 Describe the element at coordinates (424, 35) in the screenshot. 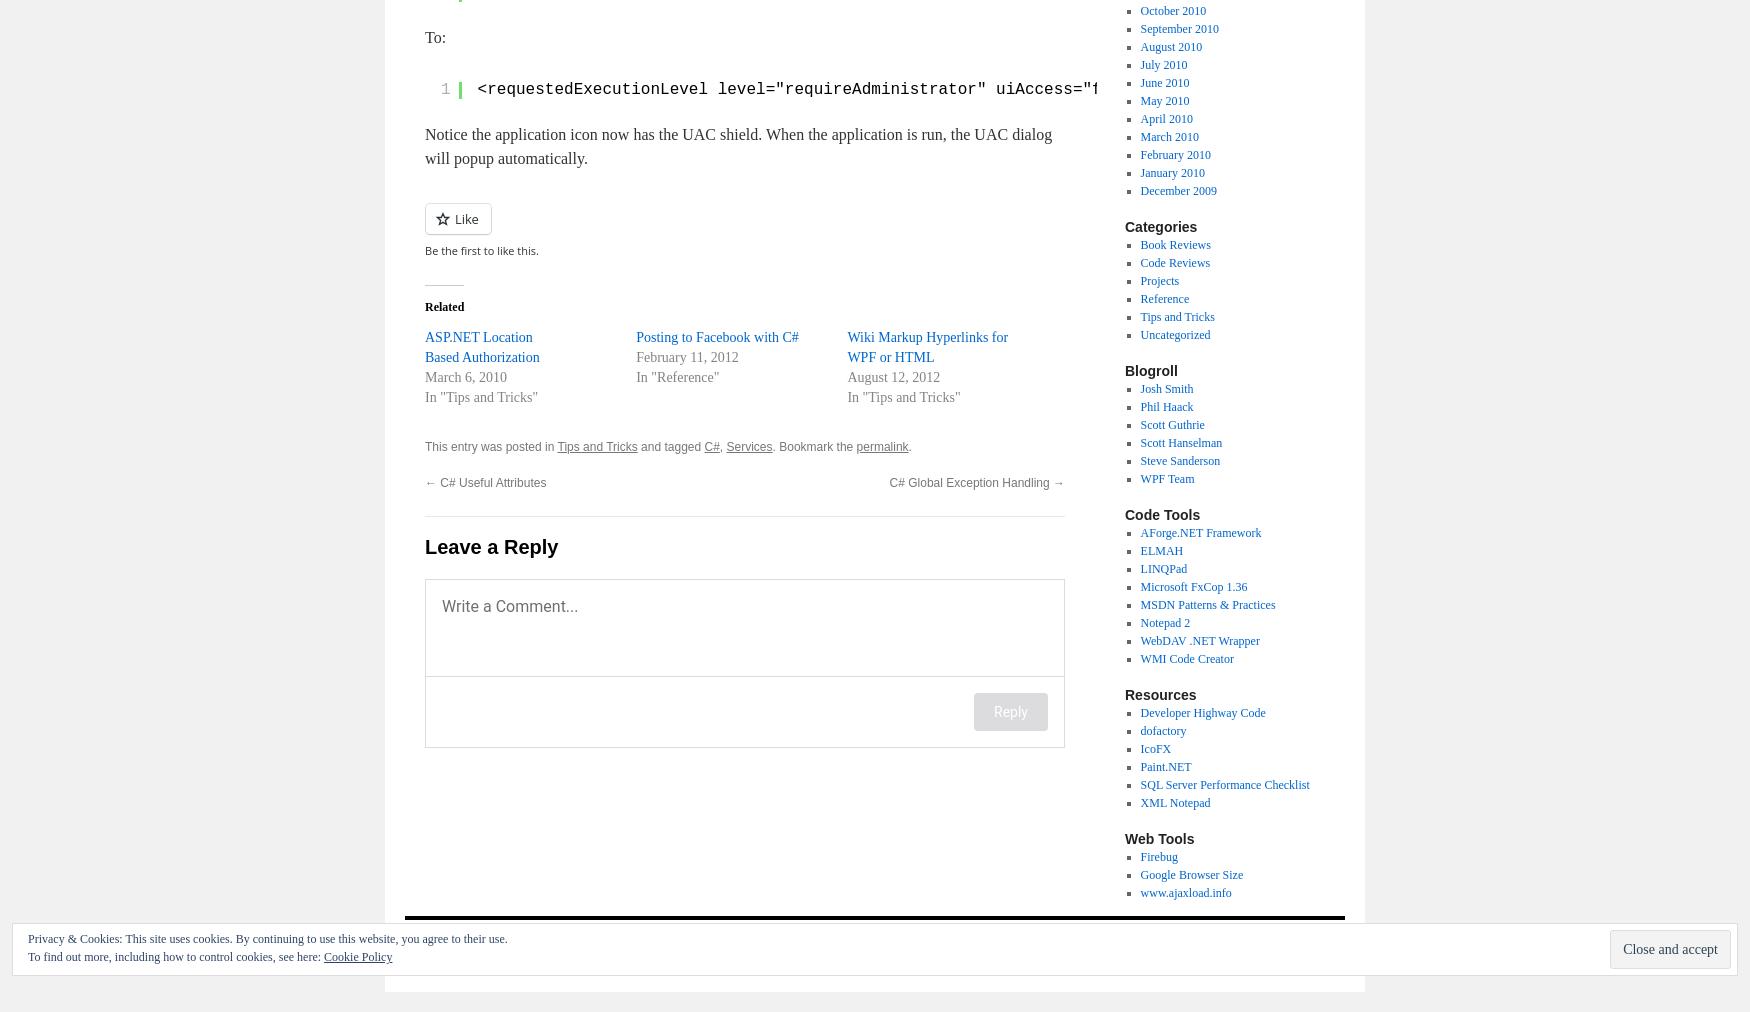

I see `'To:'` at that location.